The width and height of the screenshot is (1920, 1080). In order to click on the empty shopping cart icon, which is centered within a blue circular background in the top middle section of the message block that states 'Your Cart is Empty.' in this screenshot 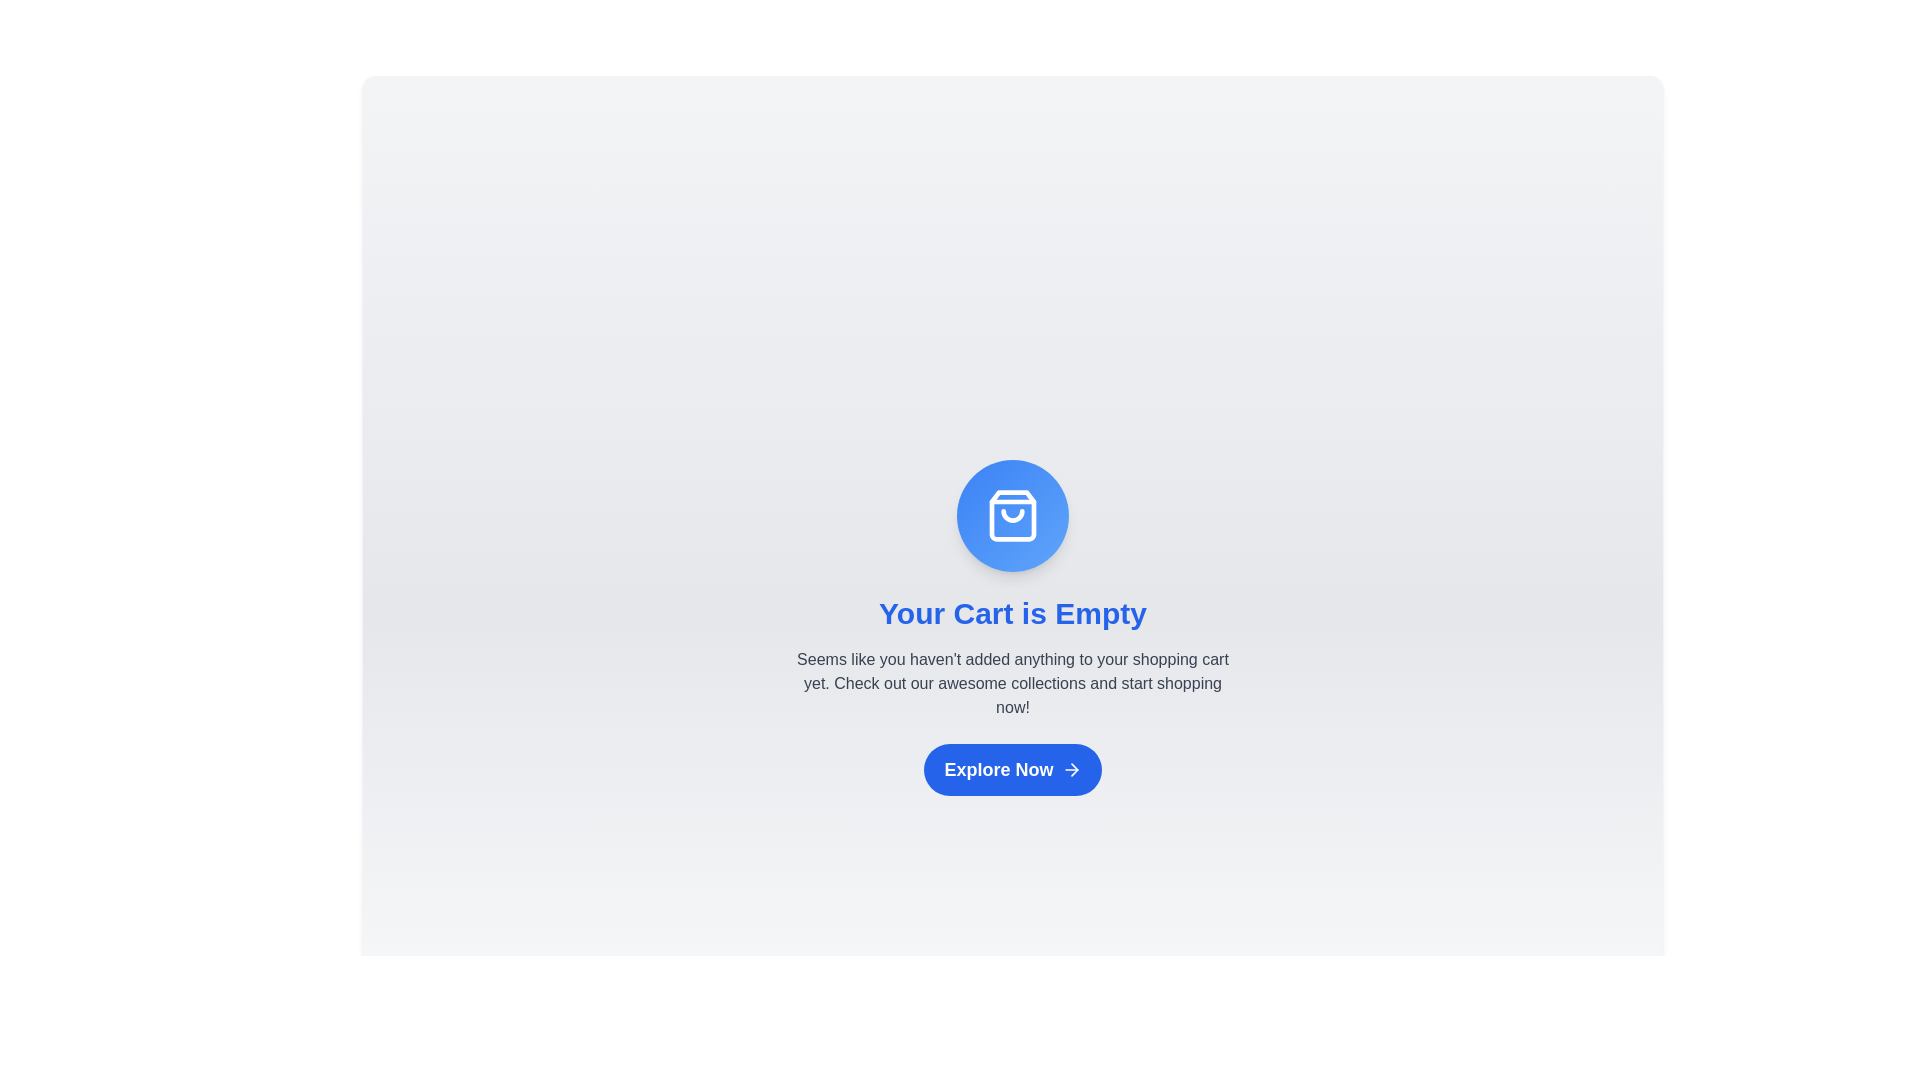, I will do `click(1012, 515)`.